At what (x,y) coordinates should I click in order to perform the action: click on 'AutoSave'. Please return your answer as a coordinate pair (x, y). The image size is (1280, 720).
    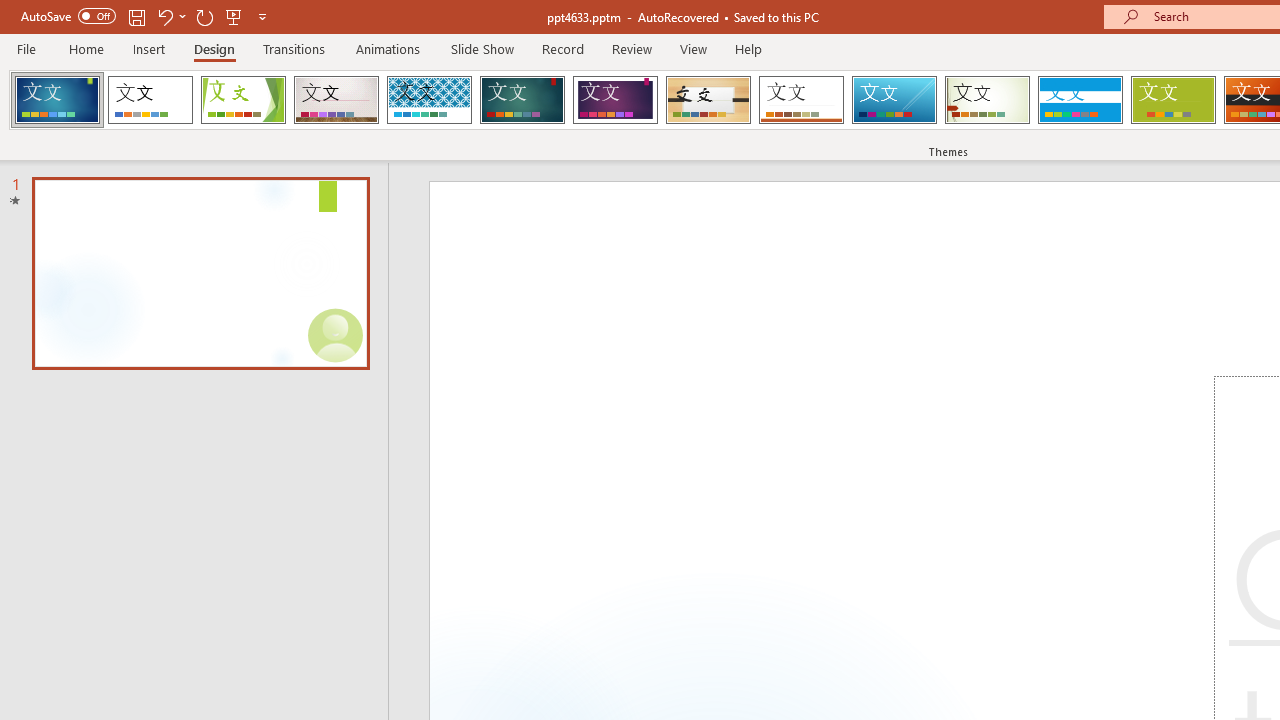
    Looking at the image, I should click on (68, 16).